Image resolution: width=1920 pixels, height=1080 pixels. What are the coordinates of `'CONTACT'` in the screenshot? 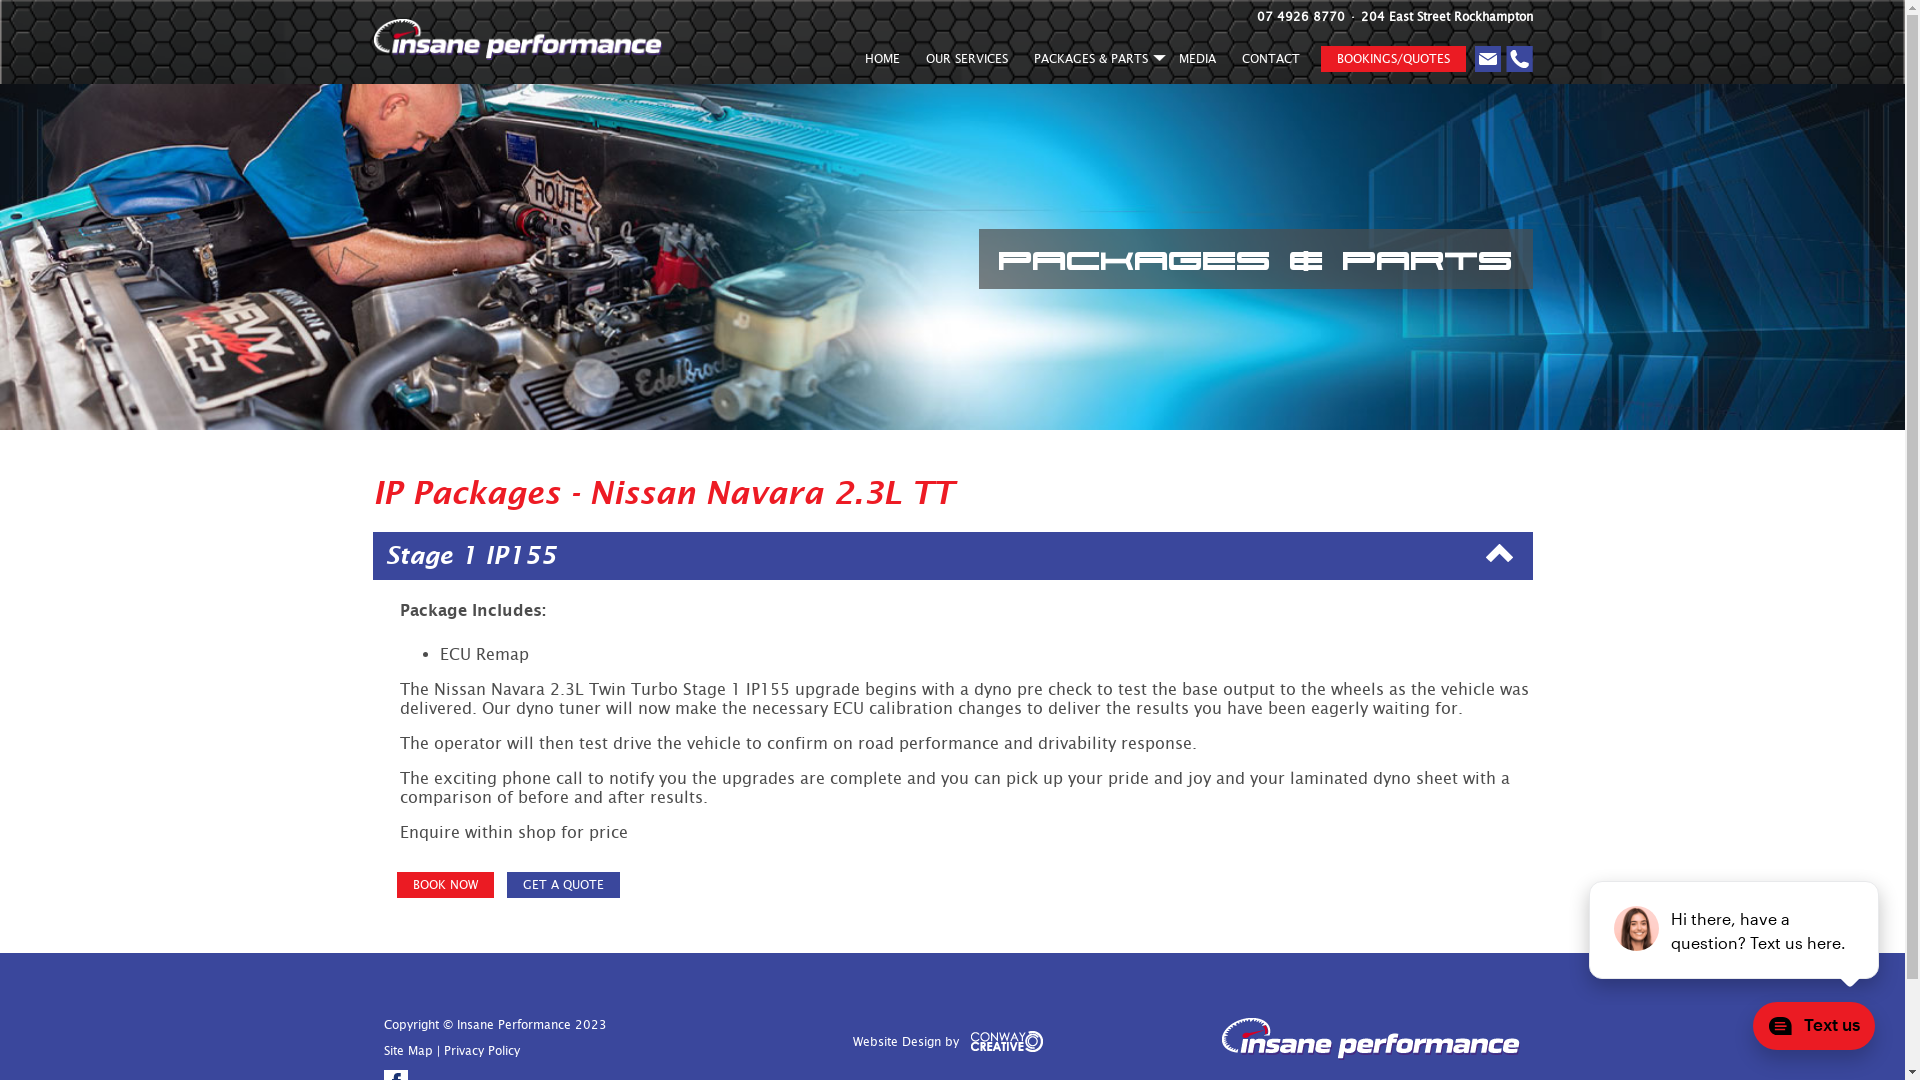 It's located at (1227, 61).